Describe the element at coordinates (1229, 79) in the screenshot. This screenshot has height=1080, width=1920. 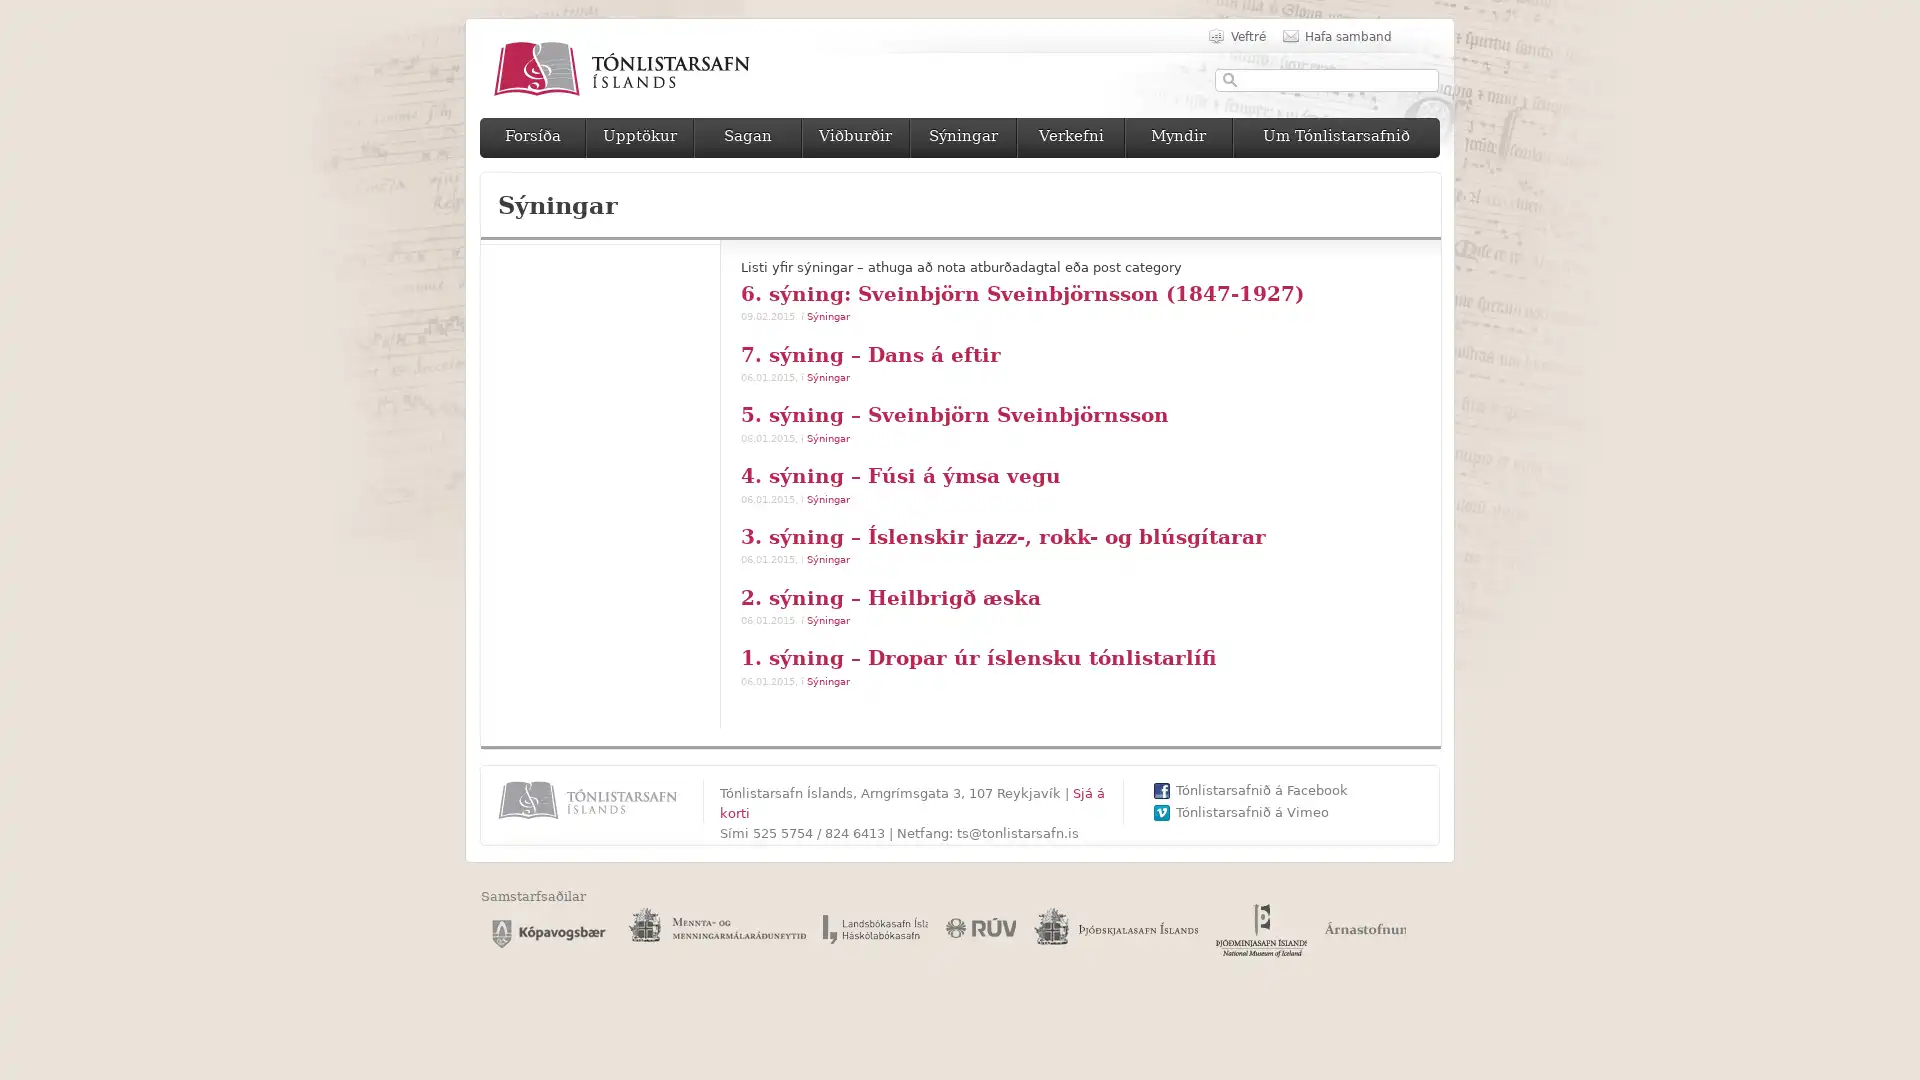
I see `Leita` at that location.